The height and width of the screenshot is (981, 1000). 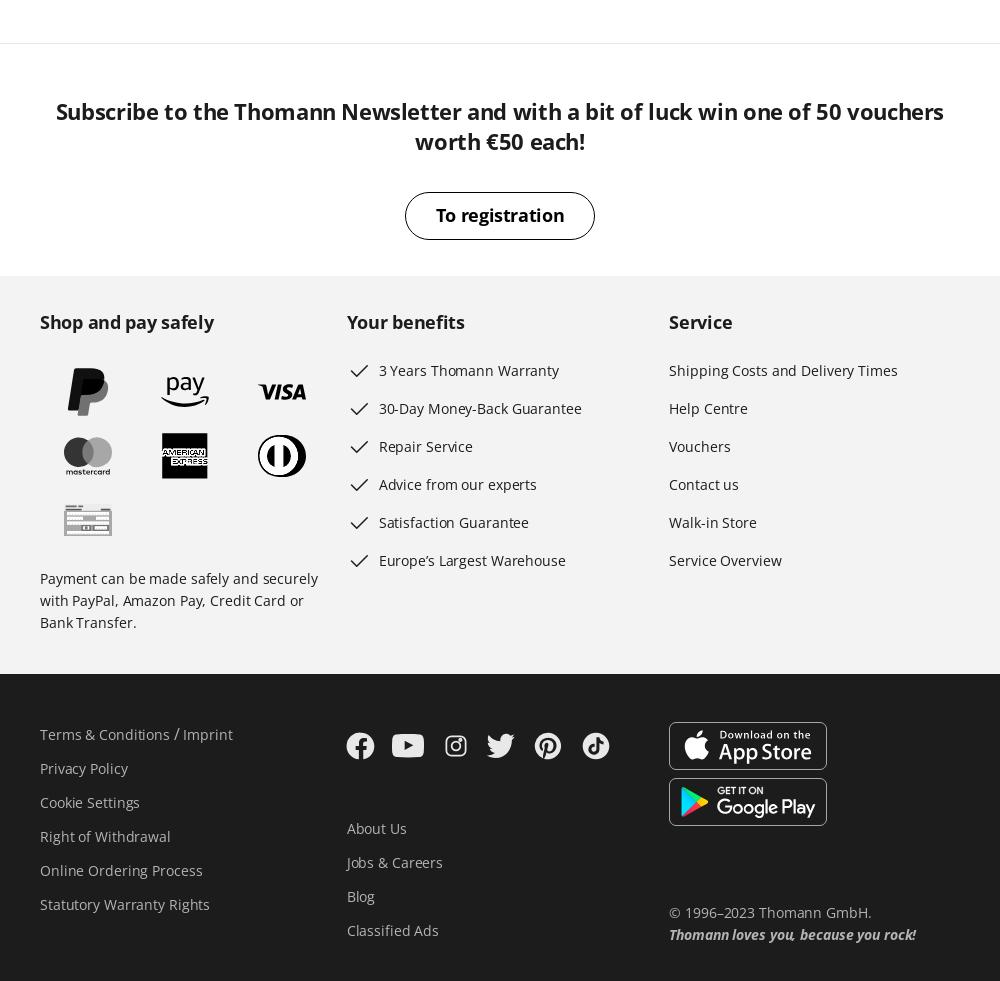 What do you see at coordinates (359, 896) in the screenshot?
I see `'Blog'` at bounding box center [359, 896].